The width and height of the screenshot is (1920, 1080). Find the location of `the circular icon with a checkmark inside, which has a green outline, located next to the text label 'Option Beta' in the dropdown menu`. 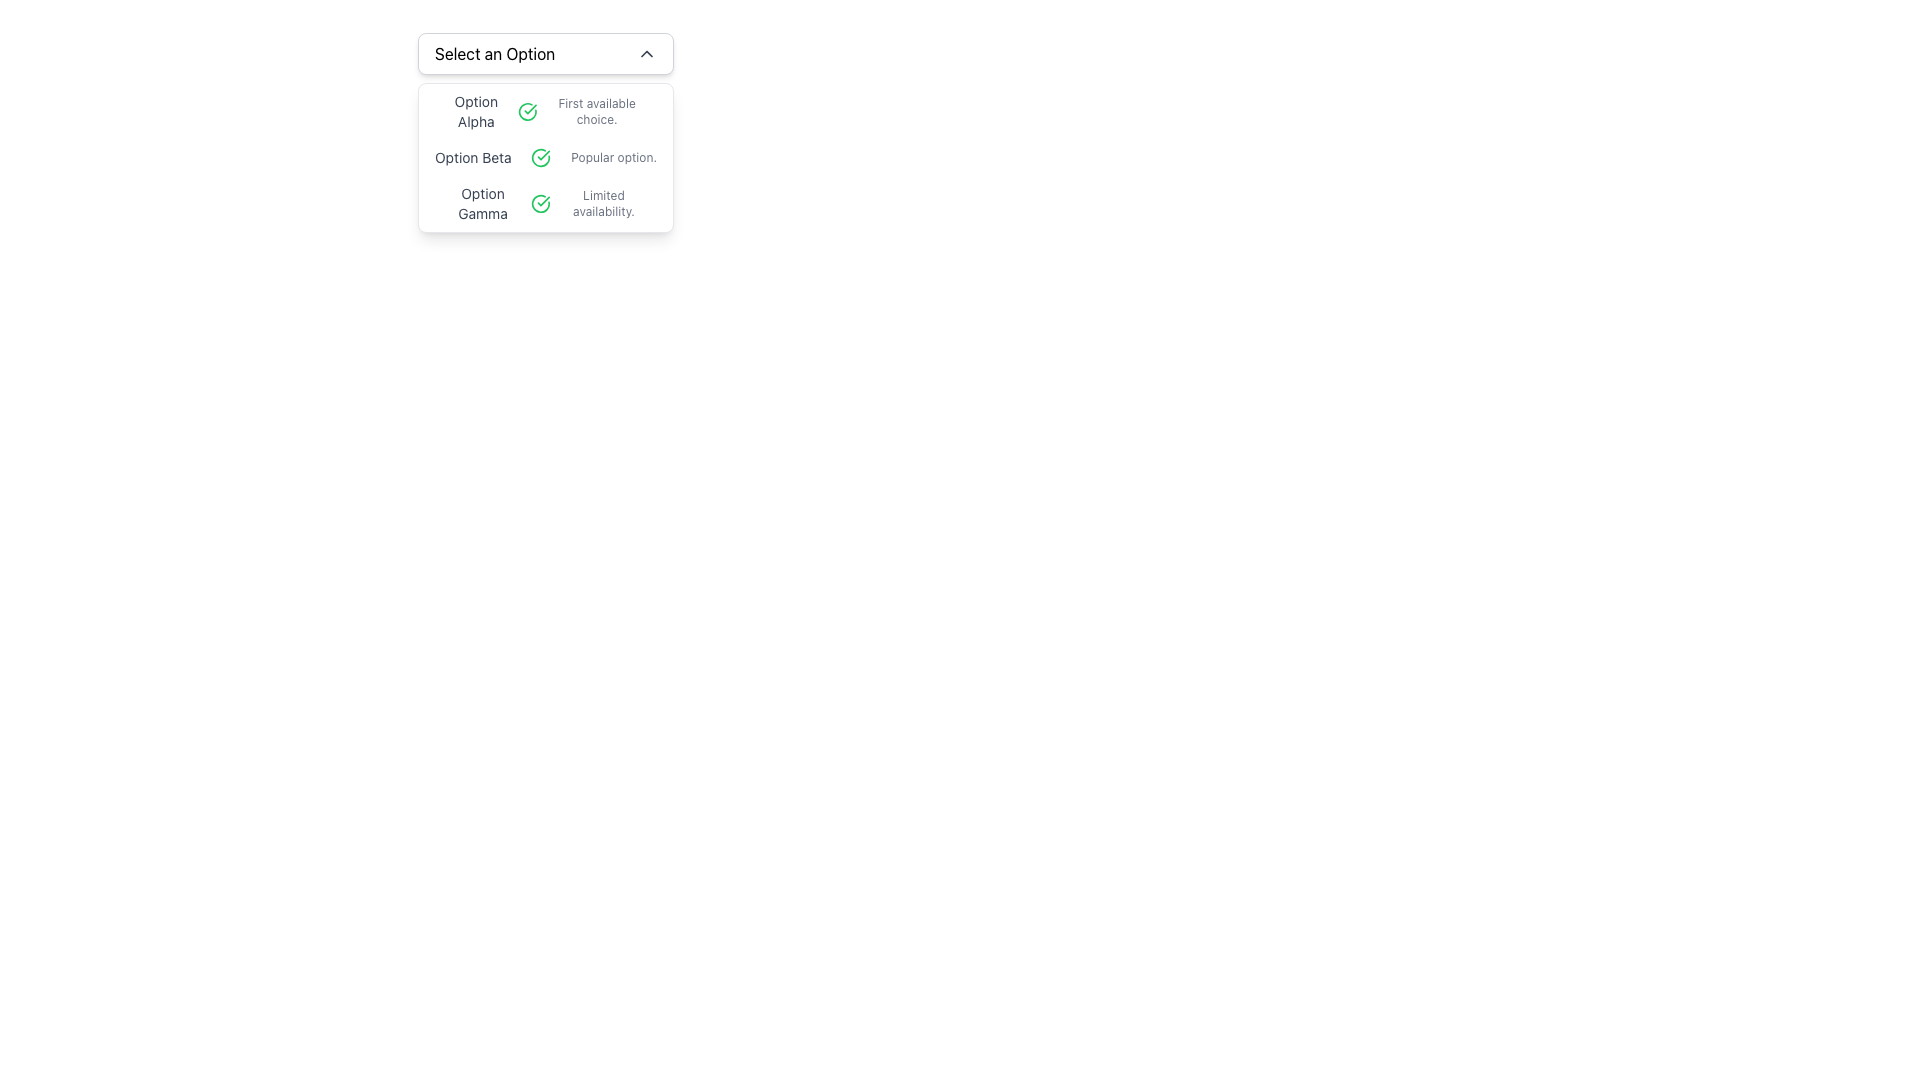

the circular icon with a checkmark inside, which has a green outline, located next to the text label 'Option Beta' in the dropdown menu is located at coordinates (541, 157).